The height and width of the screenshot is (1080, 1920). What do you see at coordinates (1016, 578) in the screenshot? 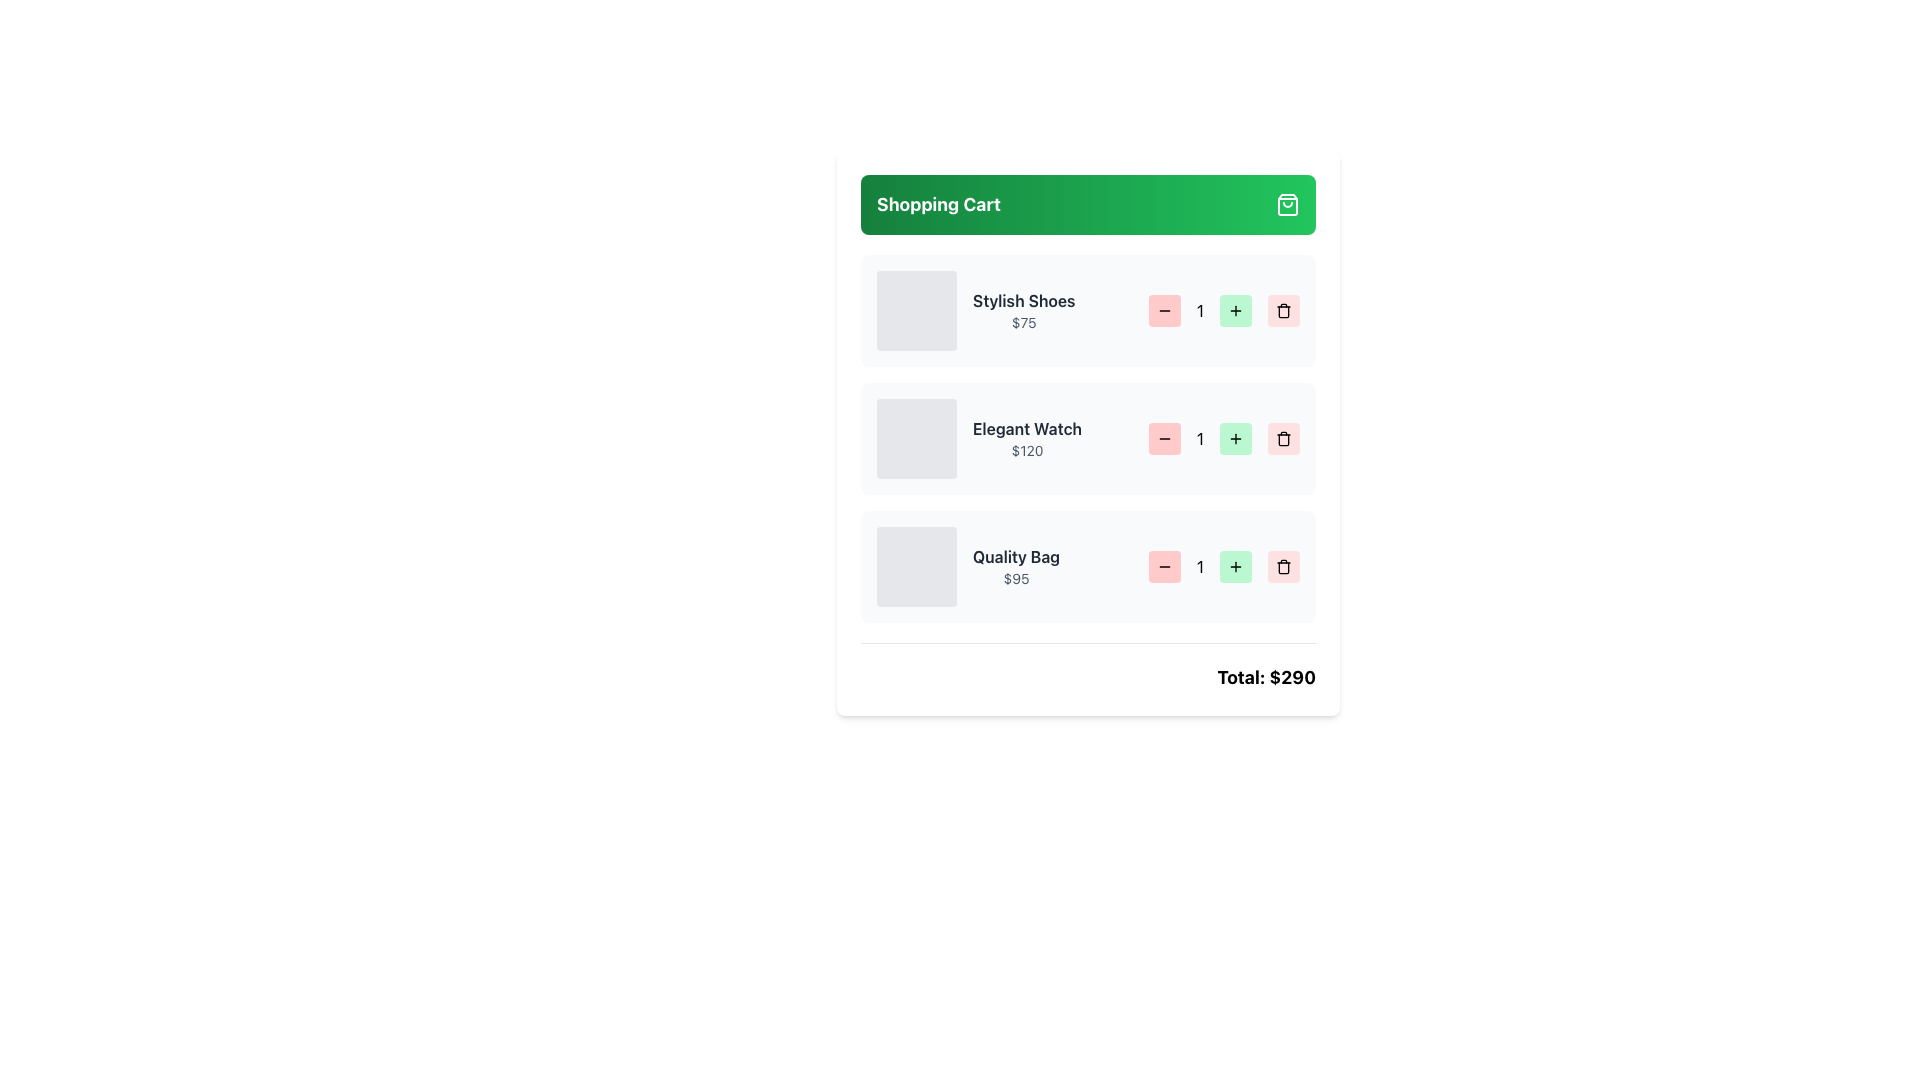
I see `the price text label for the 'Quality Bag' item in the shopping cart, located directly below the item name and aligned with the quantity adjustment buttons and image thumbnail` at bounding box center [1016, 578].